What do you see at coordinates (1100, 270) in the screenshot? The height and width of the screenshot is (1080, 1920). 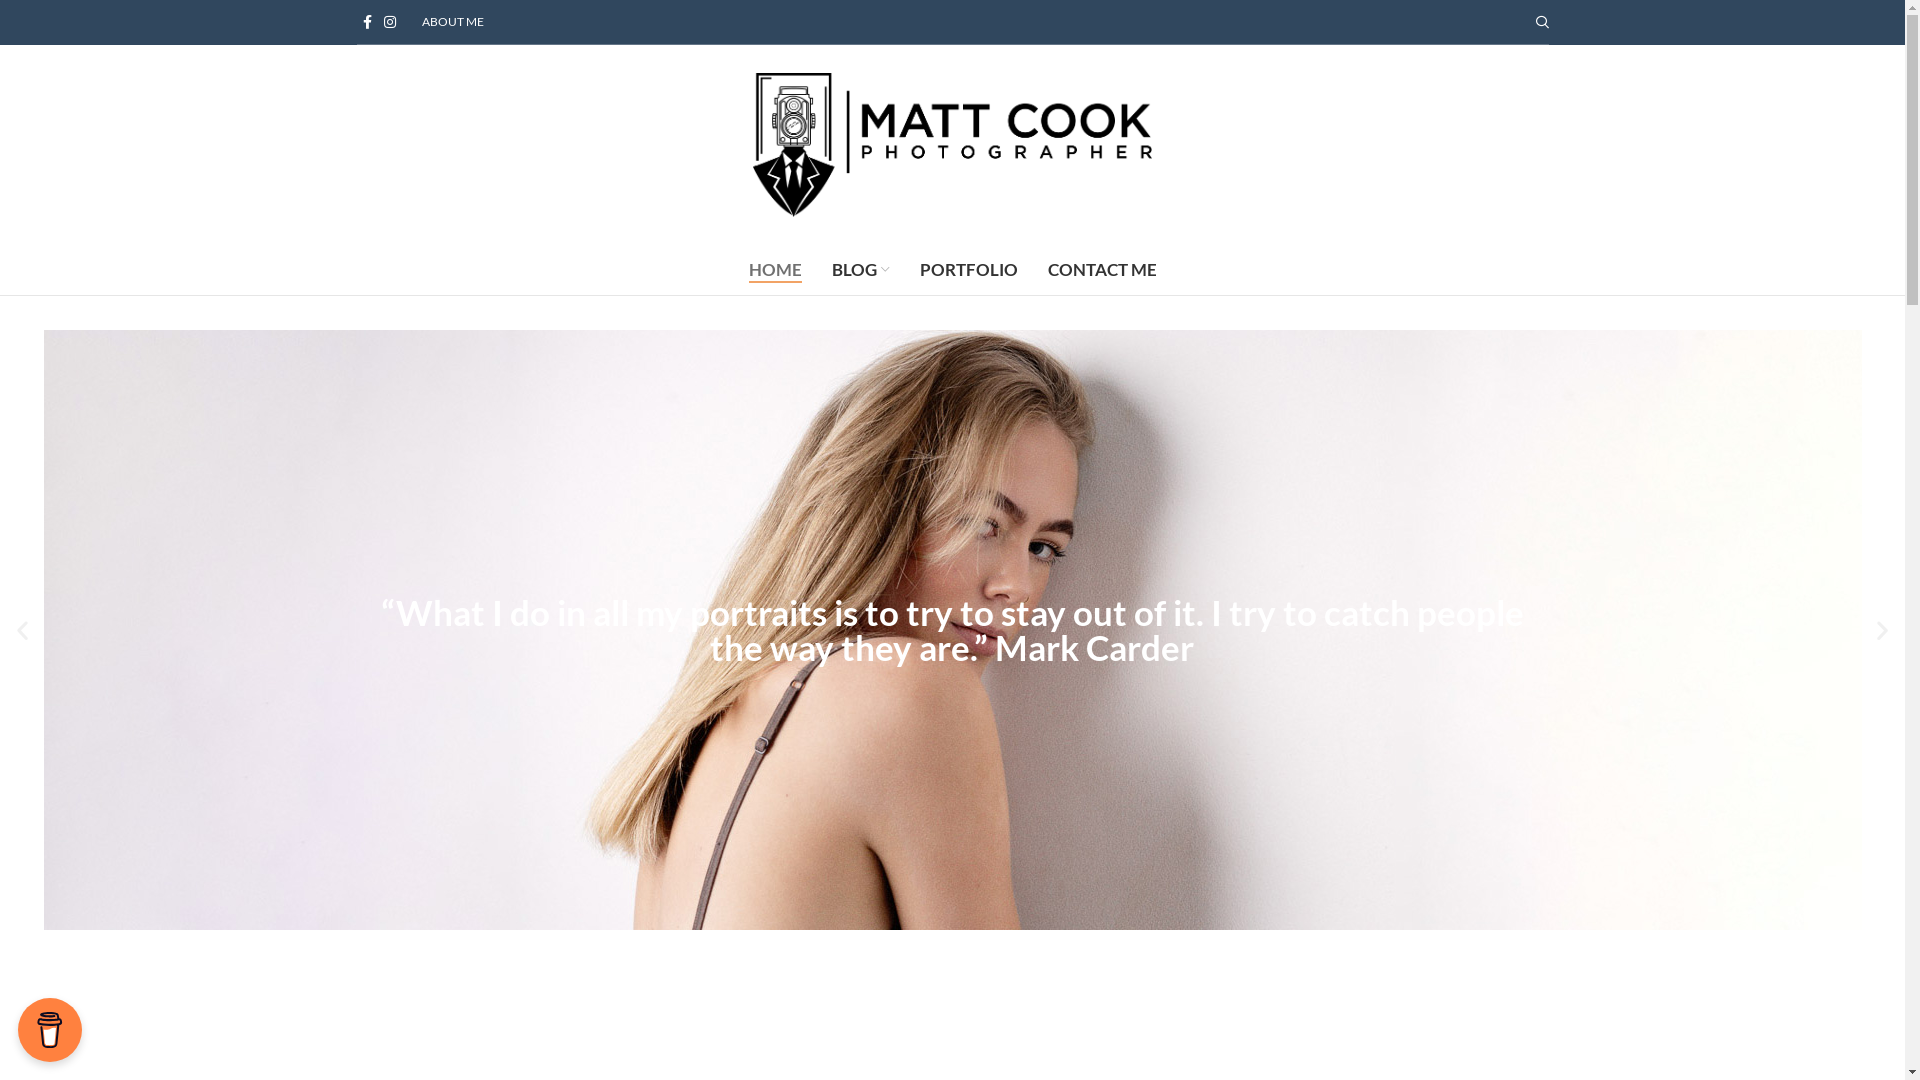 I see `'CONTACT ME'` at bounding box center [1100, 270].